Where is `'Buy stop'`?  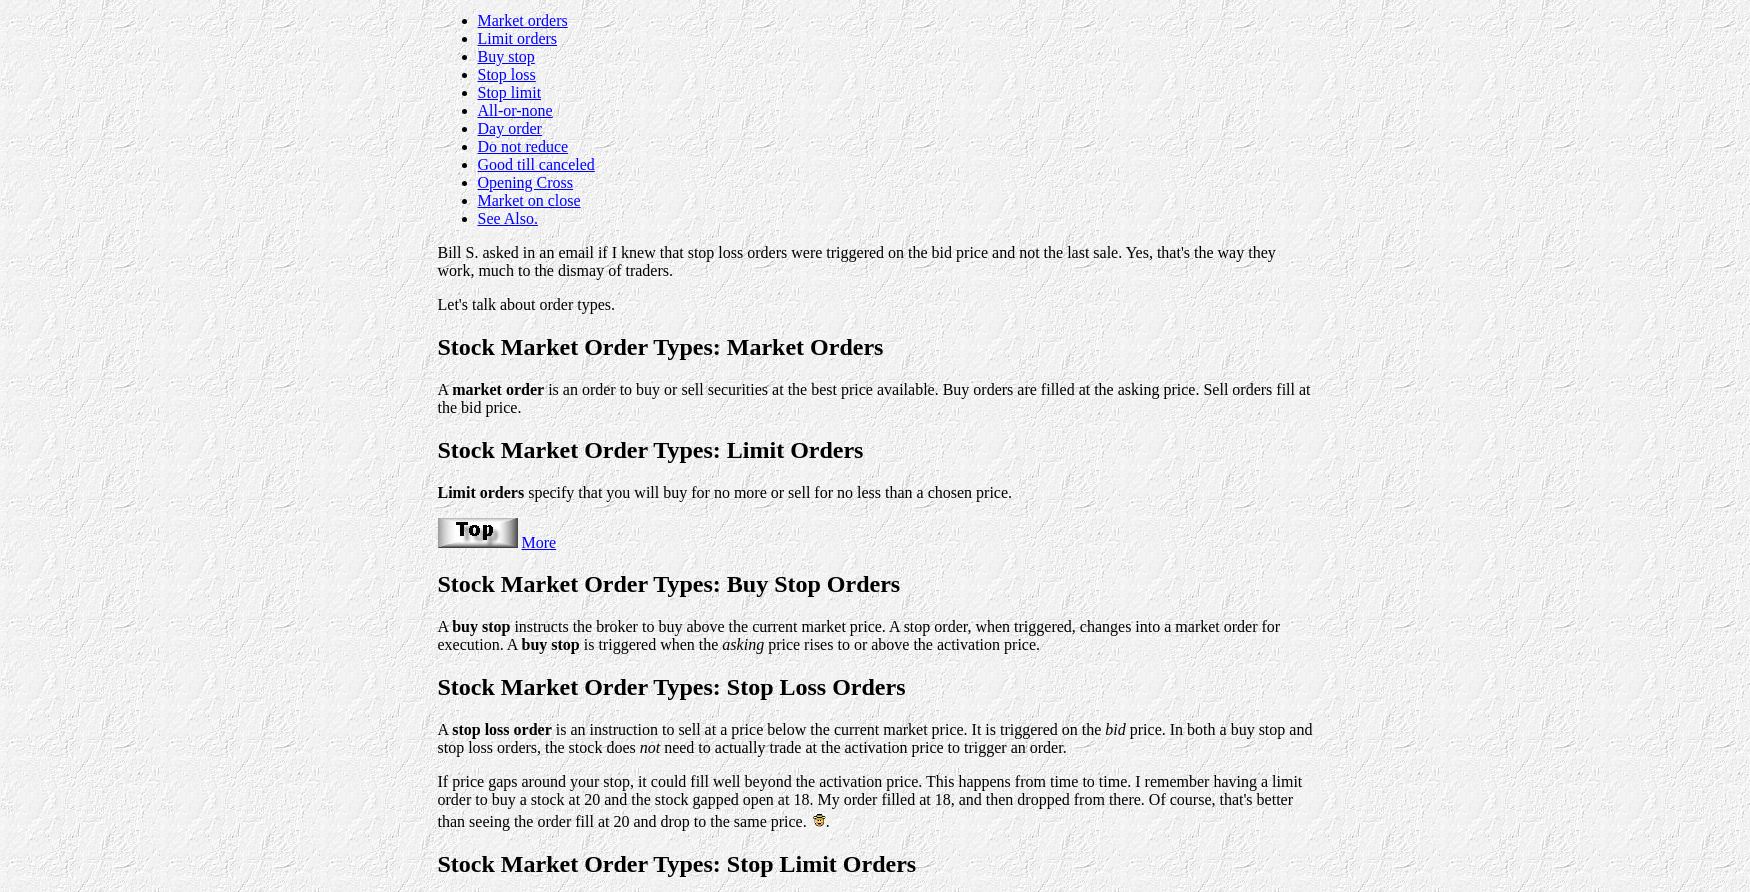 'Buy stop' is located at coordinates (504, 55).